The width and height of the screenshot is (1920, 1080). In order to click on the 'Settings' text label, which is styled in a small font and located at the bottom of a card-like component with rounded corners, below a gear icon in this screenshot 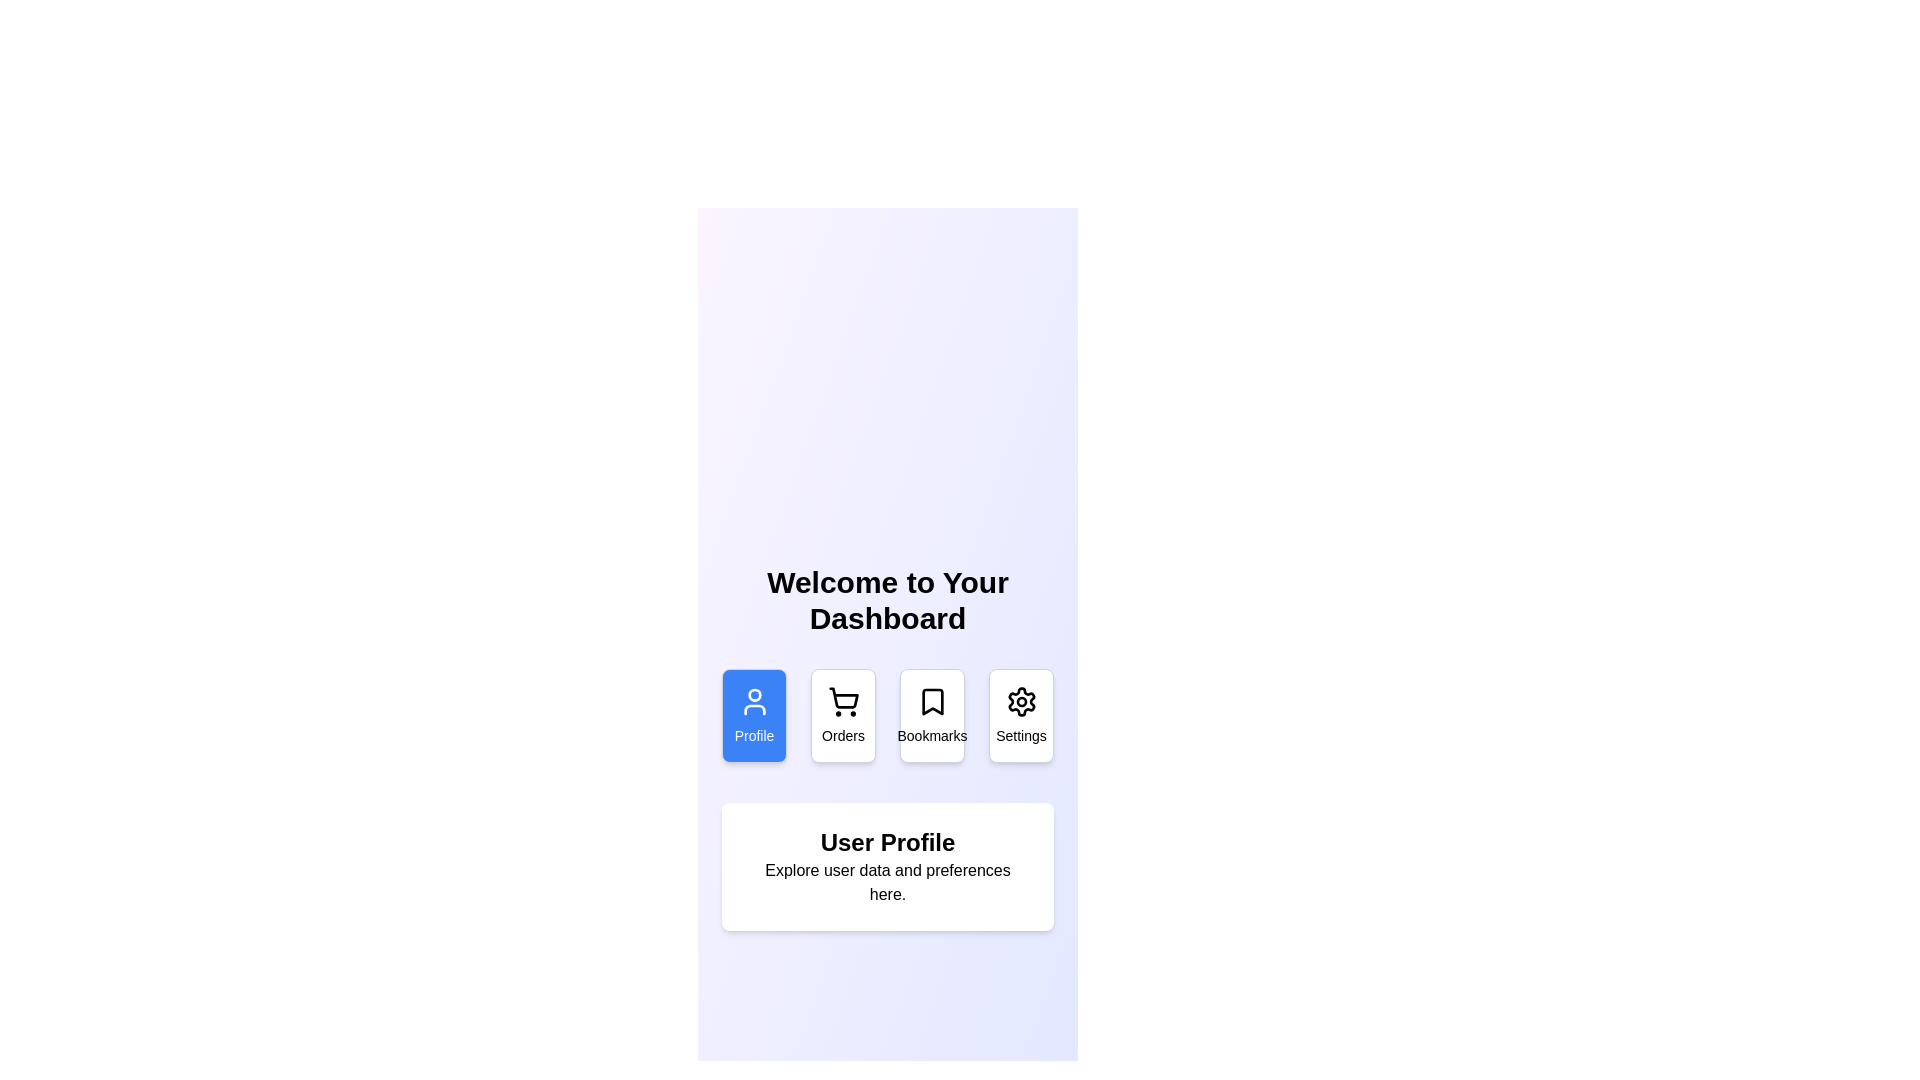, I will do `click(1021, 736)`.